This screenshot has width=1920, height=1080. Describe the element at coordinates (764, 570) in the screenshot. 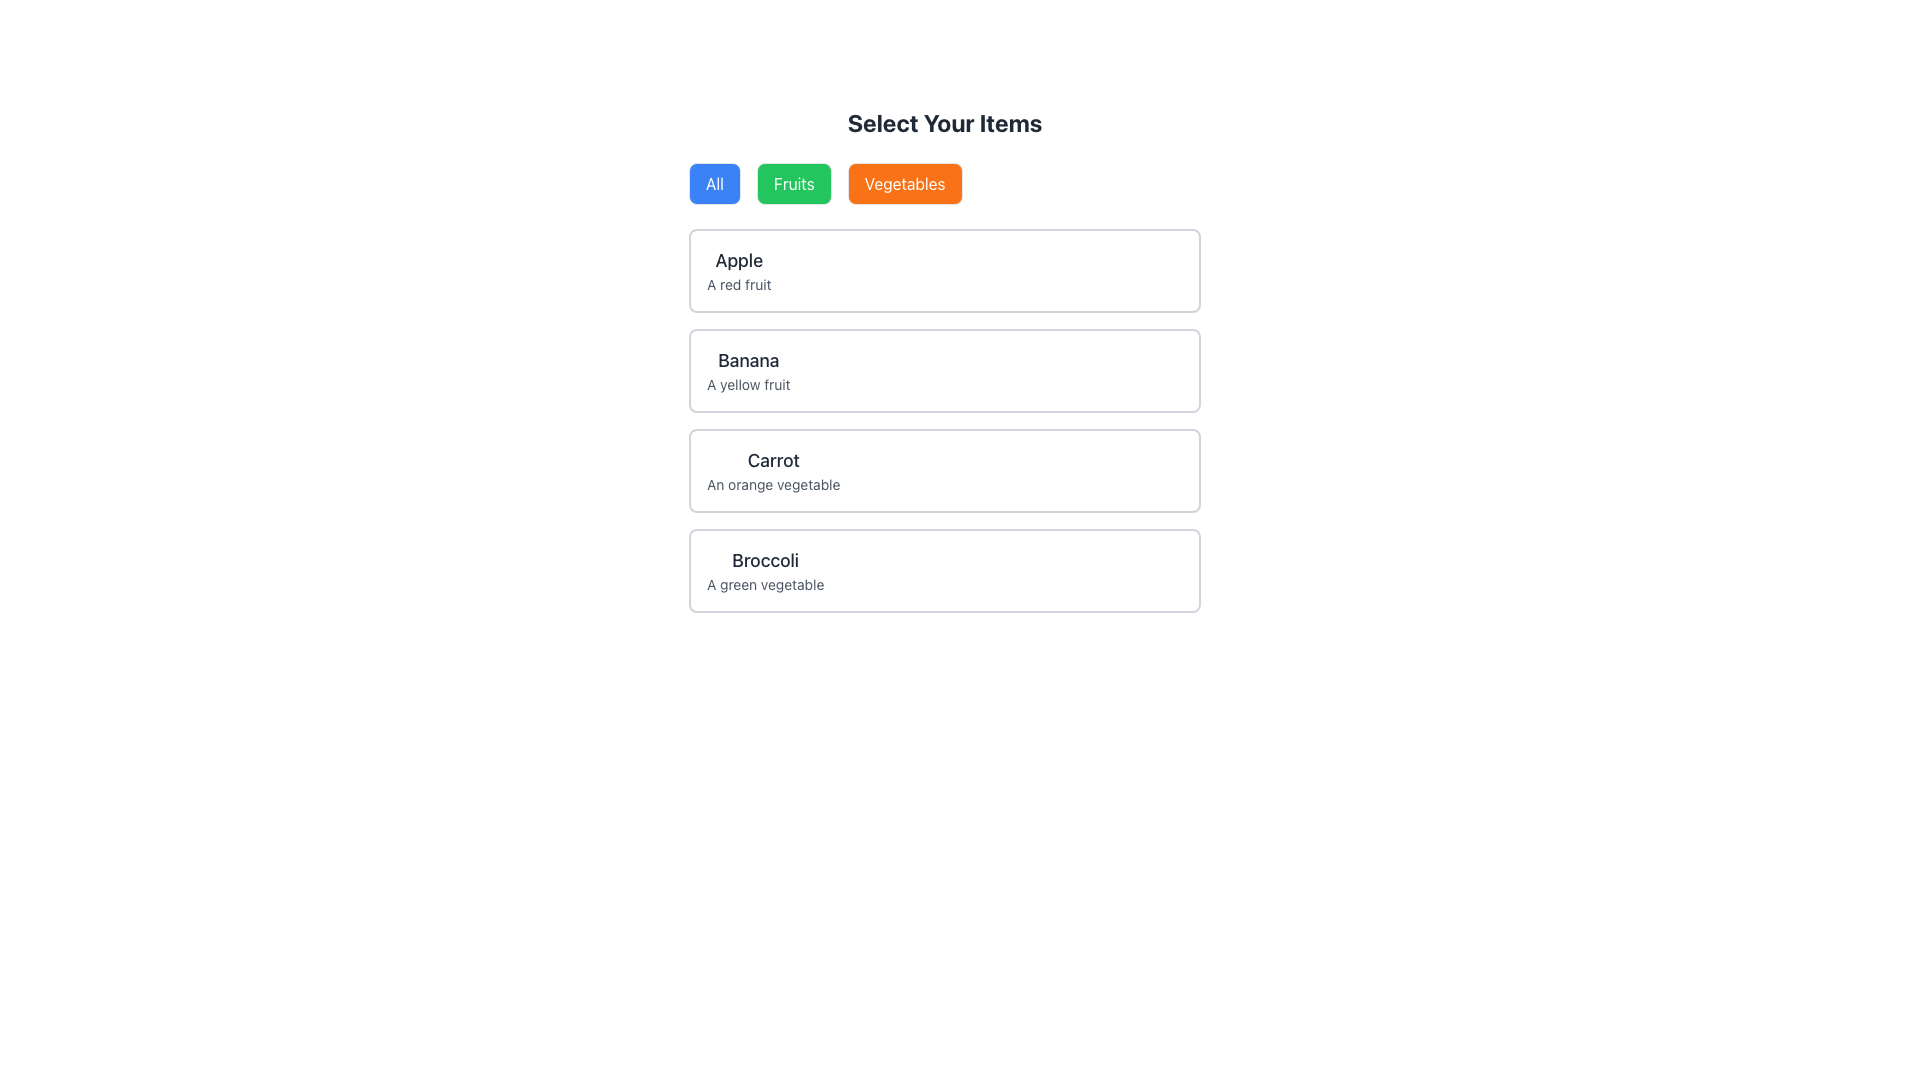

I see `the static text element that provides information about 'Broccoli', which is positioned at the bottom of the food selections list` at that location.